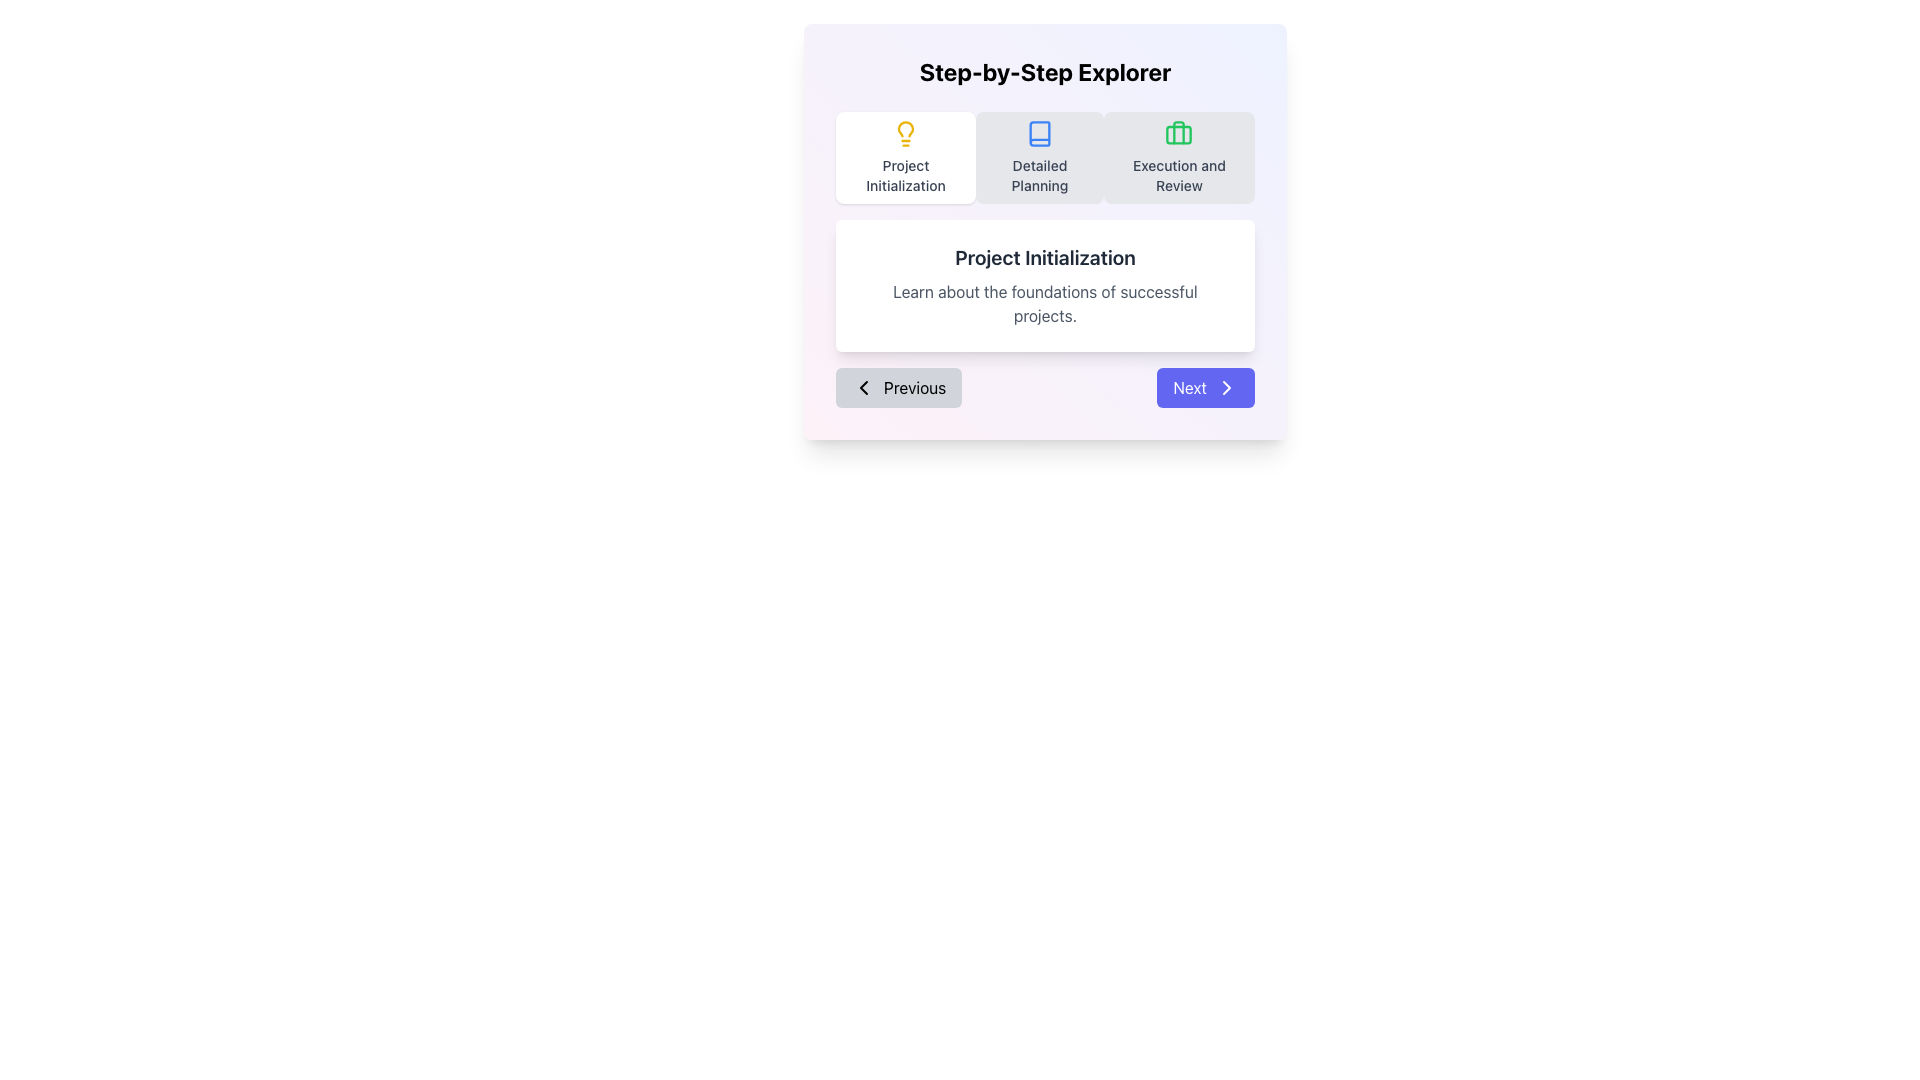 The height and width of the screenshot is (1080, 1920). I want to click on heading text 'Project Initialization' located at the top of the card, which serves as the primary topic indicator for the content, so click(1044, 257).